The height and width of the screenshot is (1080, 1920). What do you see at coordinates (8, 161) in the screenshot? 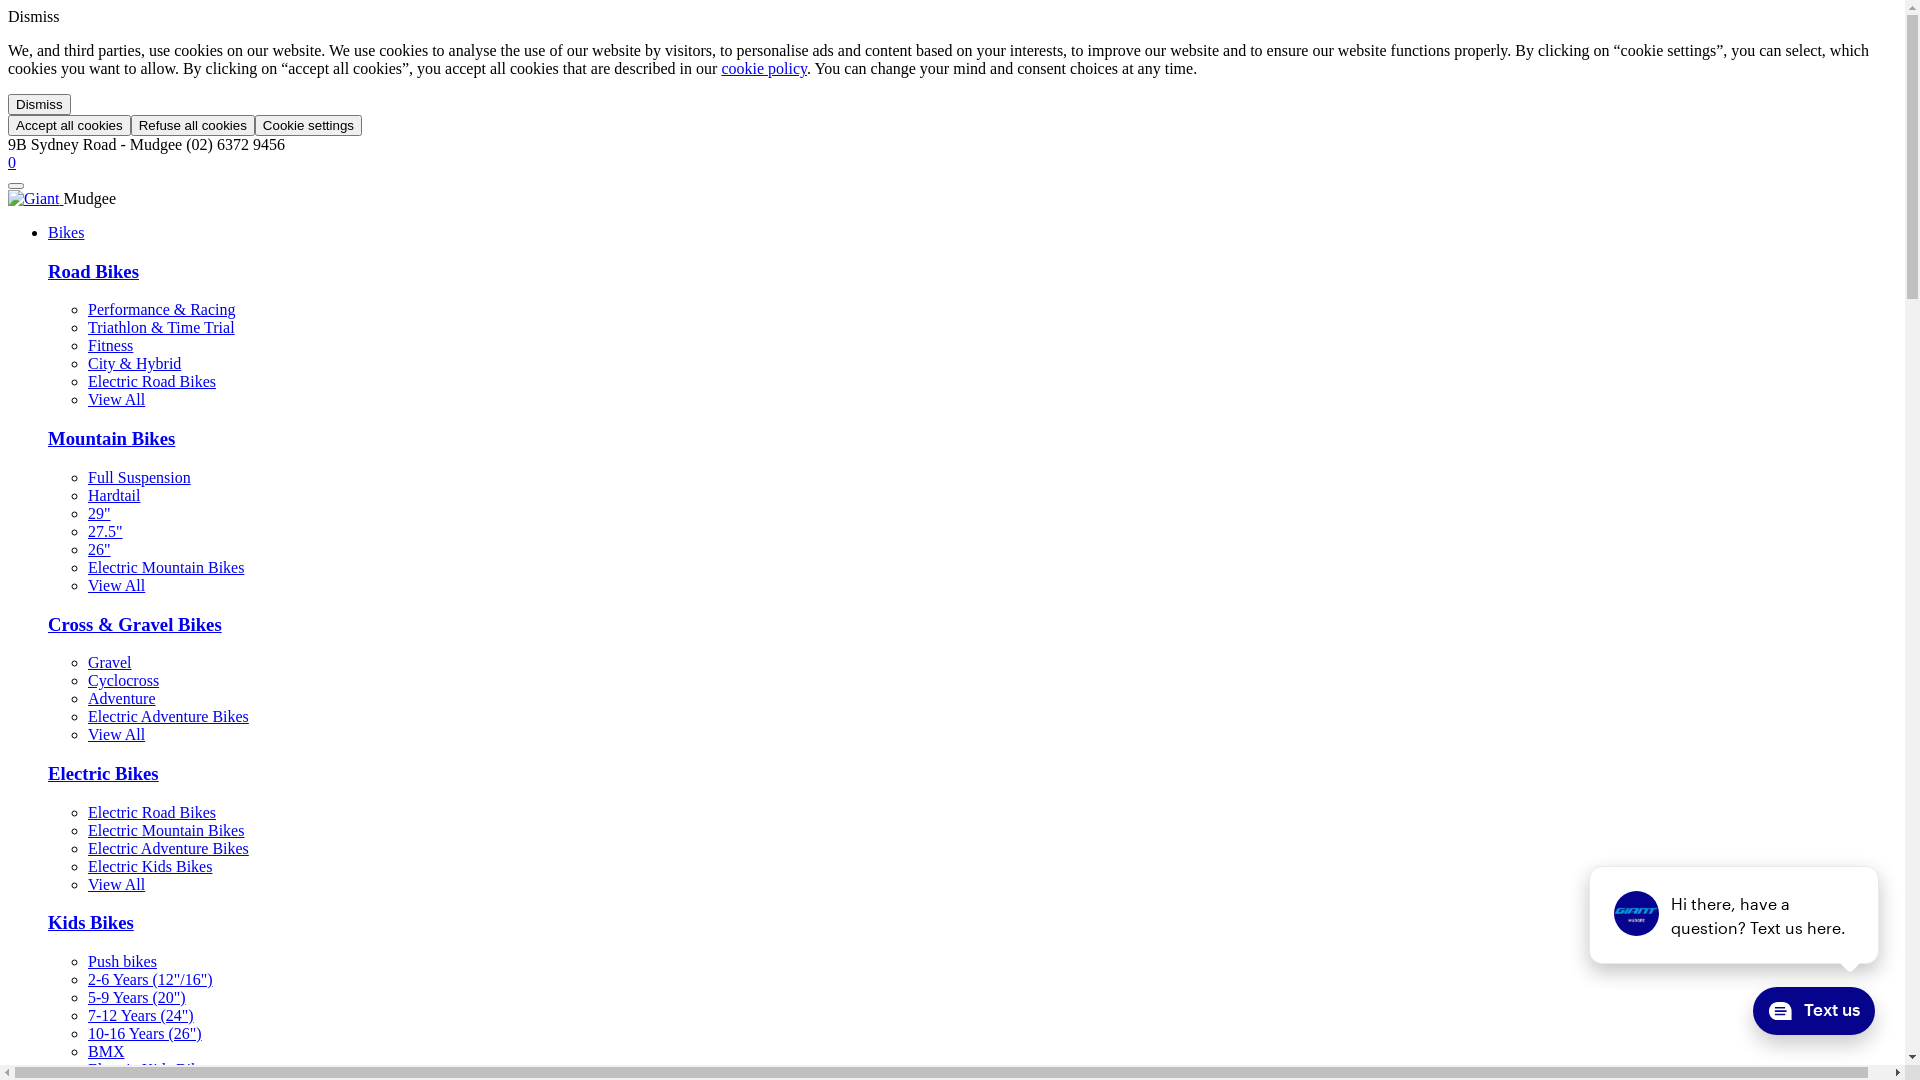
I see `'0'` at bounding box center [8, 161].